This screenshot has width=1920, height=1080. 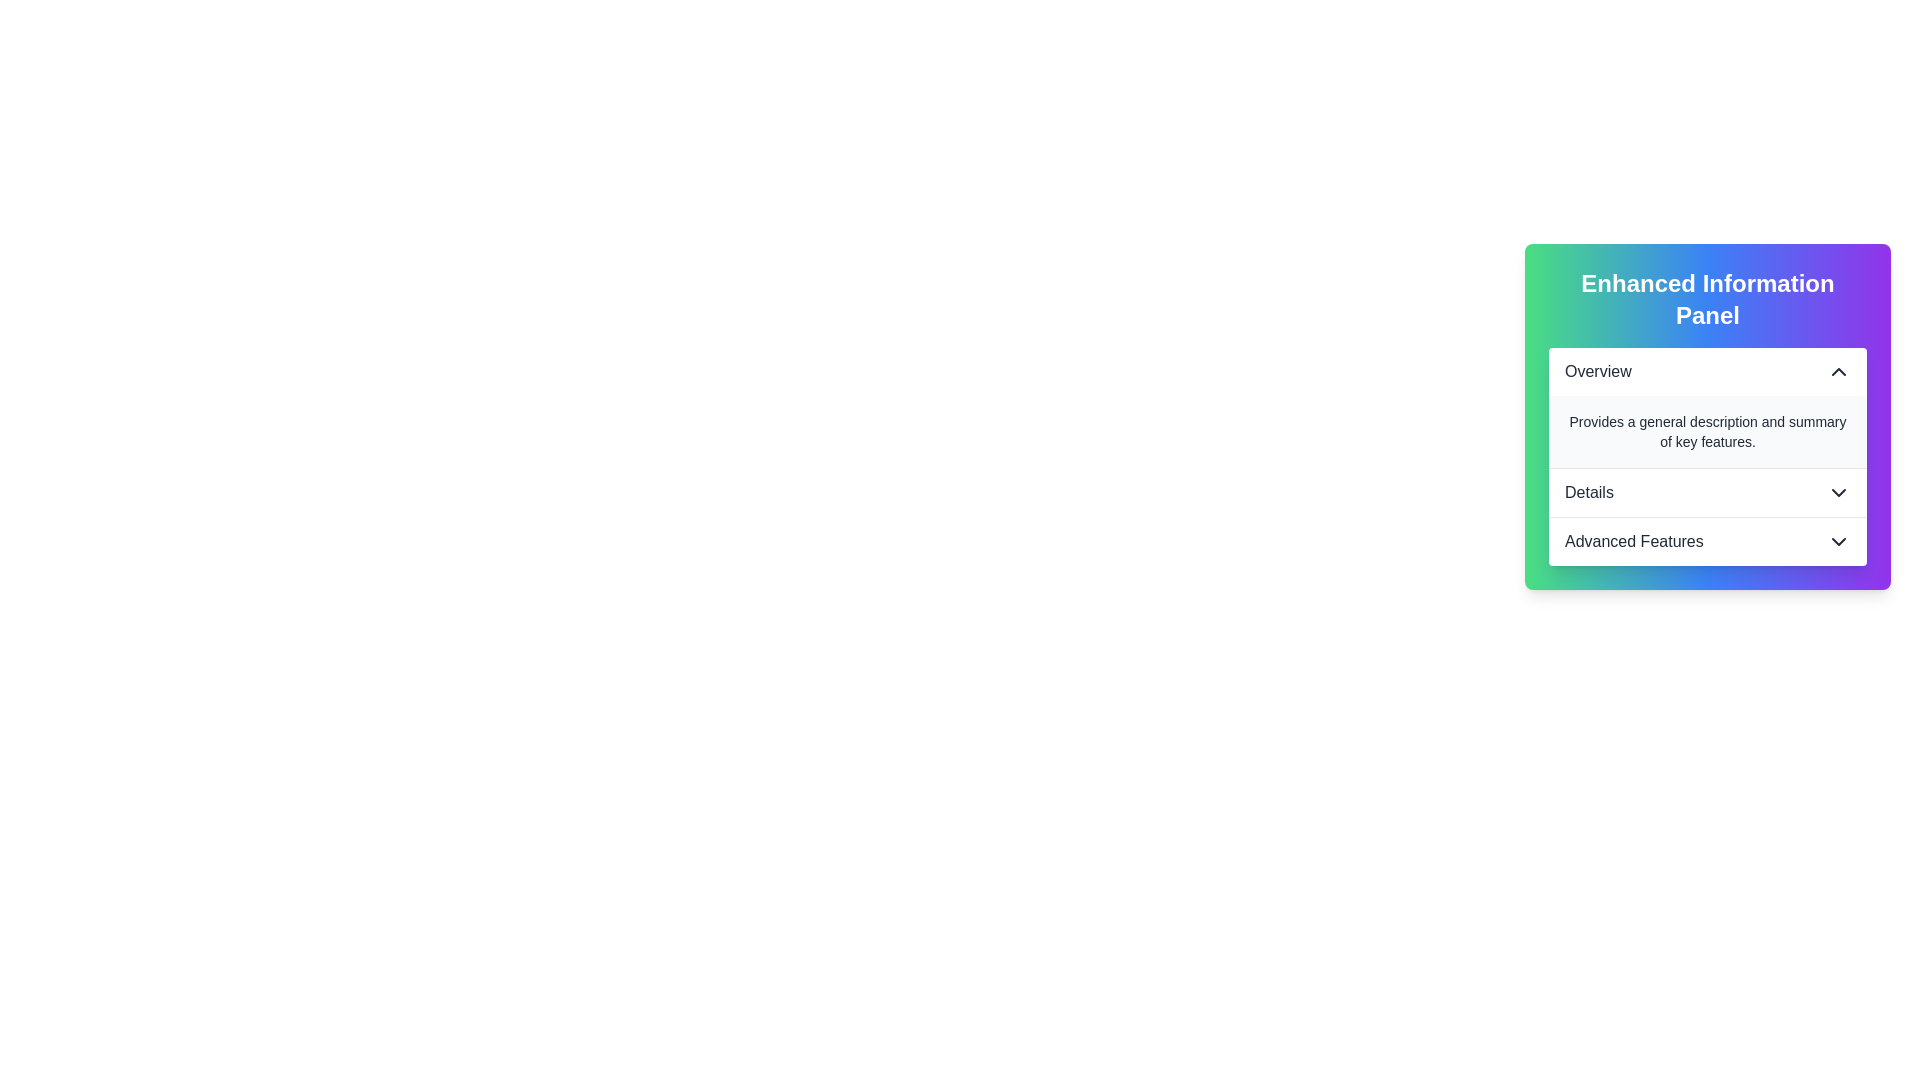 I want to click on the 'Overview' text label, so click(x=1597, y=371).